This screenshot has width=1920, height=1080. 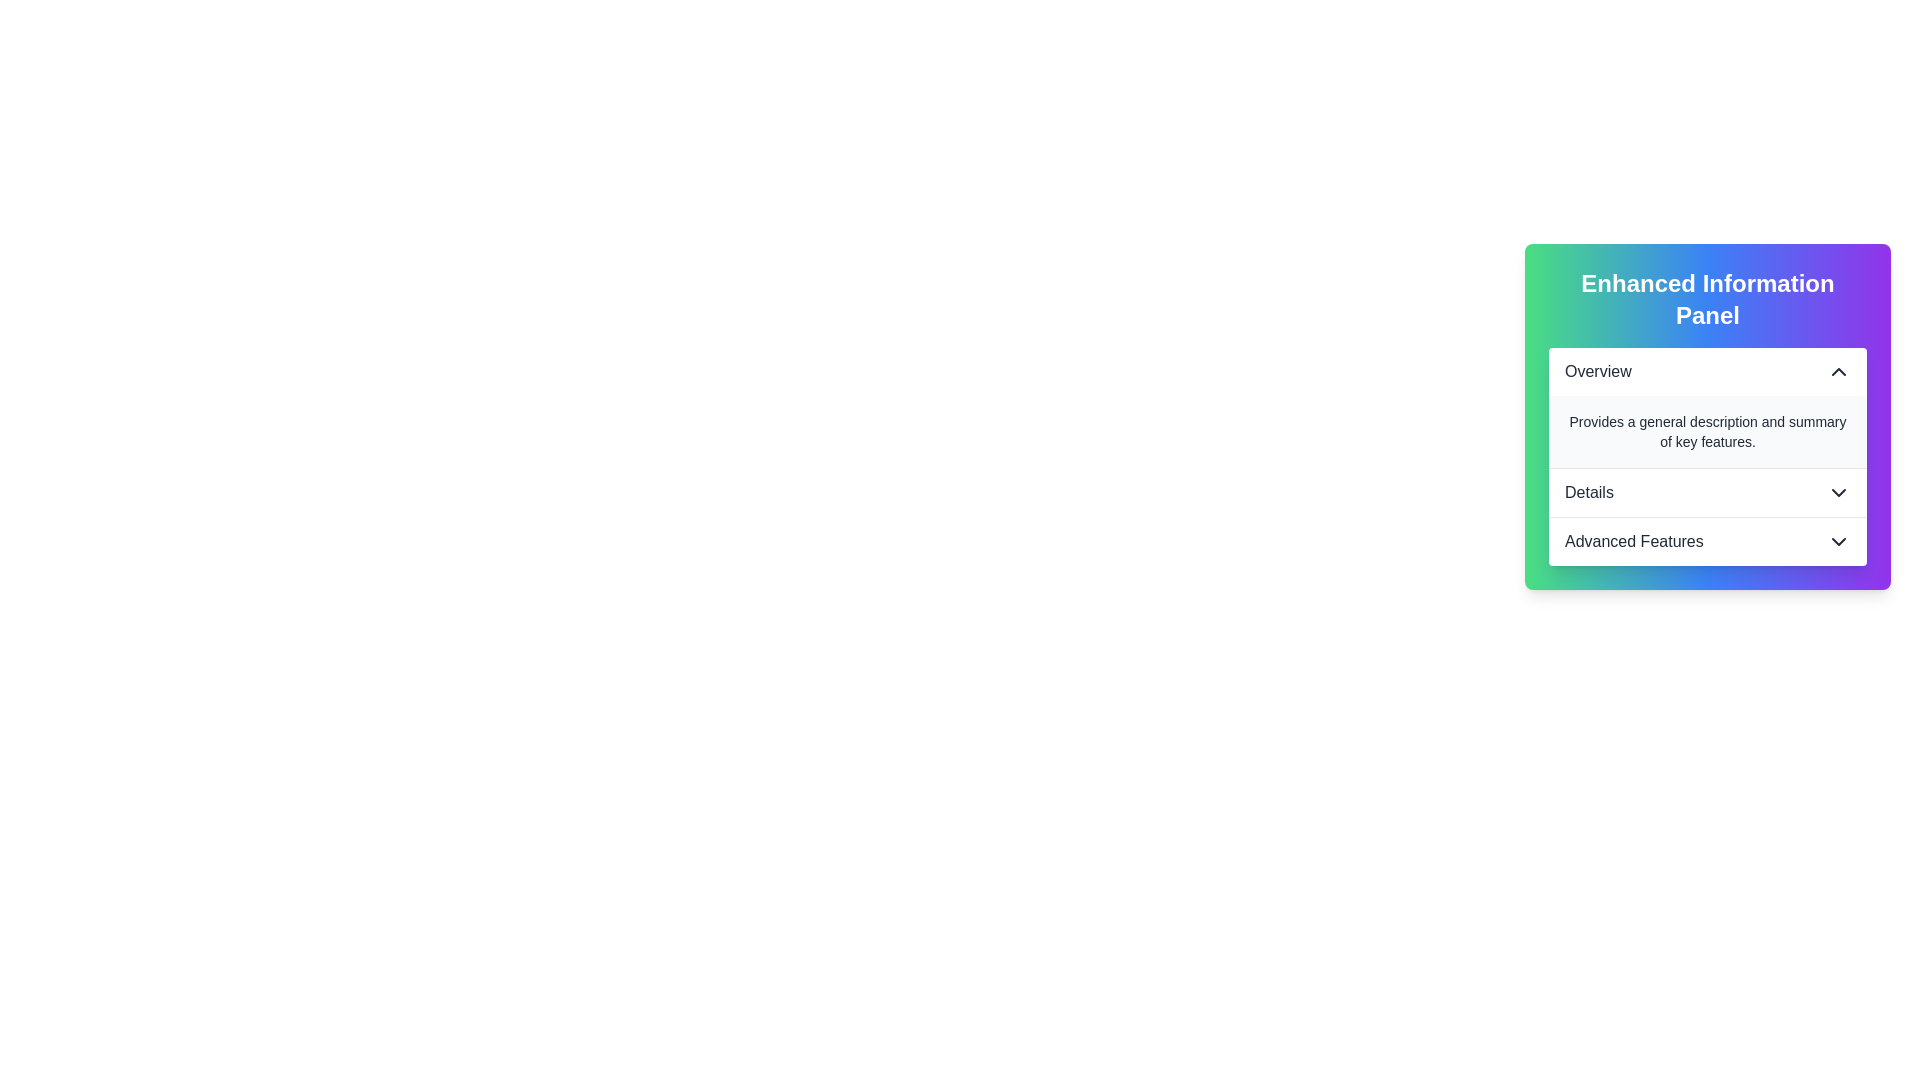 I want to click on the 'Overview' text label, so click(x=1597, y=371).